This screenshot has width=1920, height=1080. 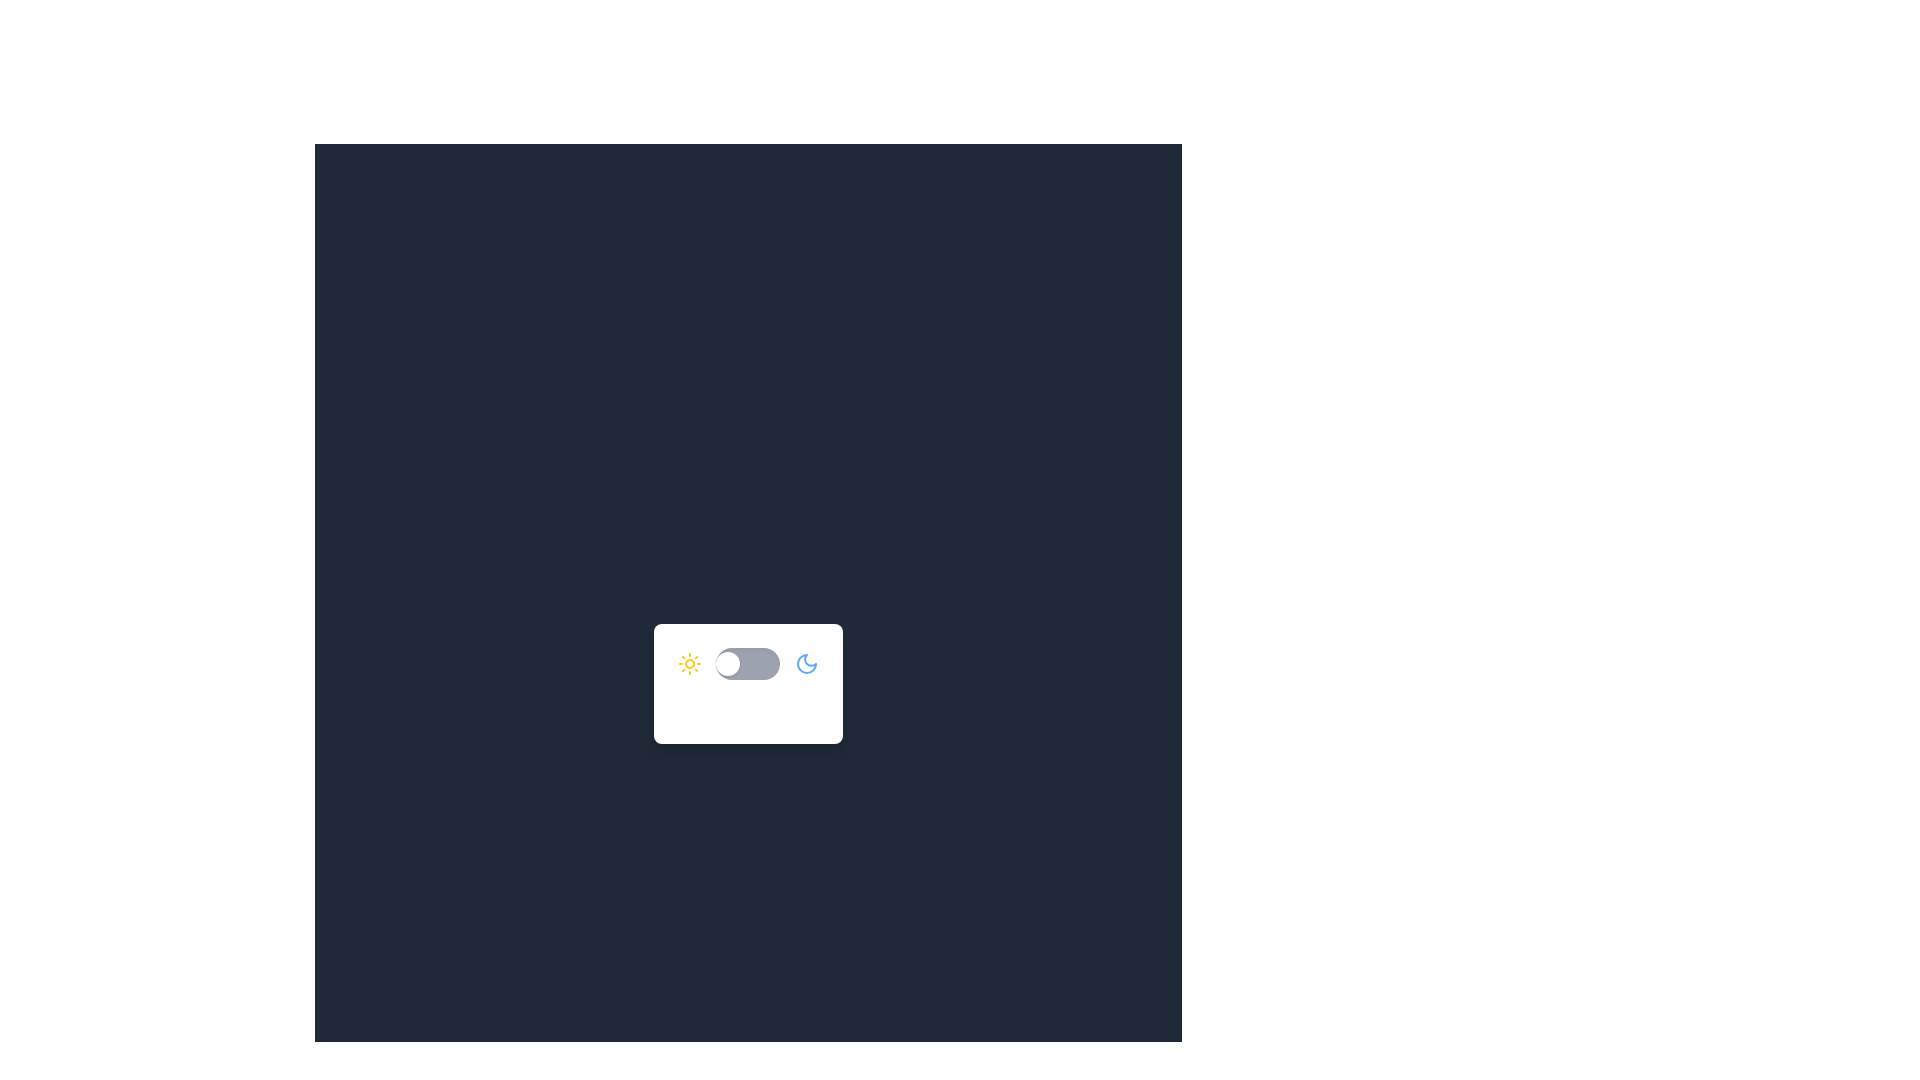 I want to click on the thumb of the toggle switch located centrally within a white card-like section, so click(x=747, y=663).